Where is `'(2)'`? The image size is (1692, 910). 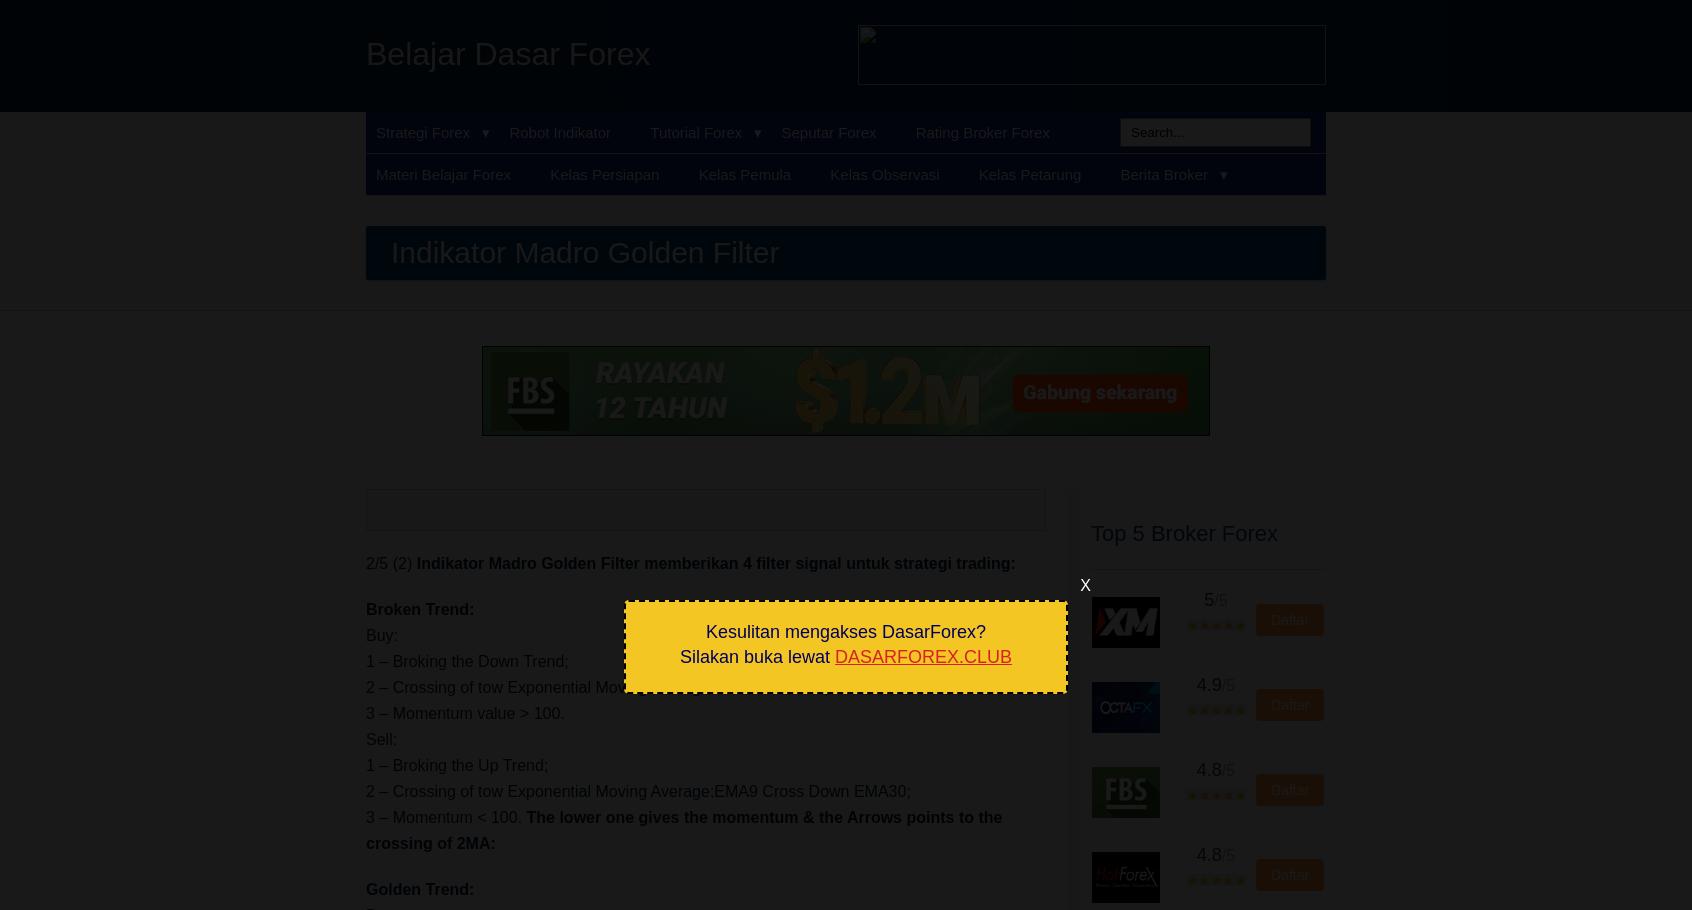 '(2)' is located at coordinates (404, 563).